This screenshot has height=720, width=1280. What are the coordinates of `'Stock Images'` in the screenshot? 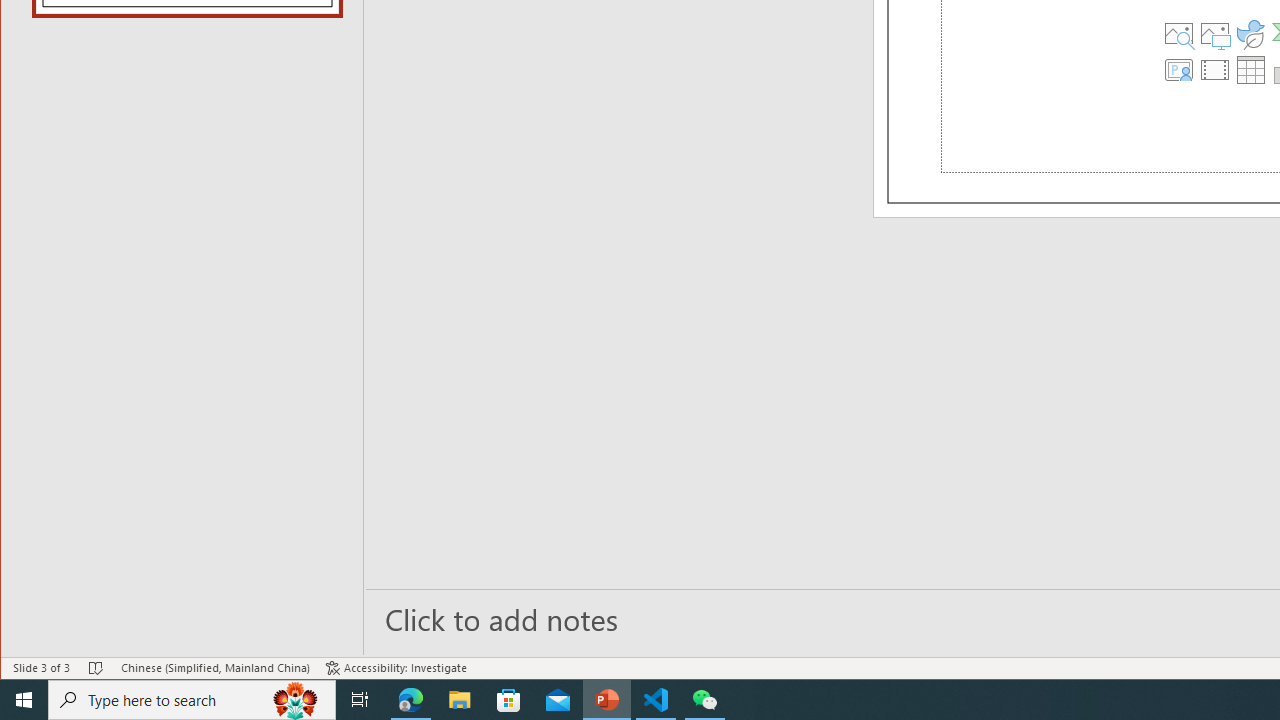 It's located at (1179, 33).